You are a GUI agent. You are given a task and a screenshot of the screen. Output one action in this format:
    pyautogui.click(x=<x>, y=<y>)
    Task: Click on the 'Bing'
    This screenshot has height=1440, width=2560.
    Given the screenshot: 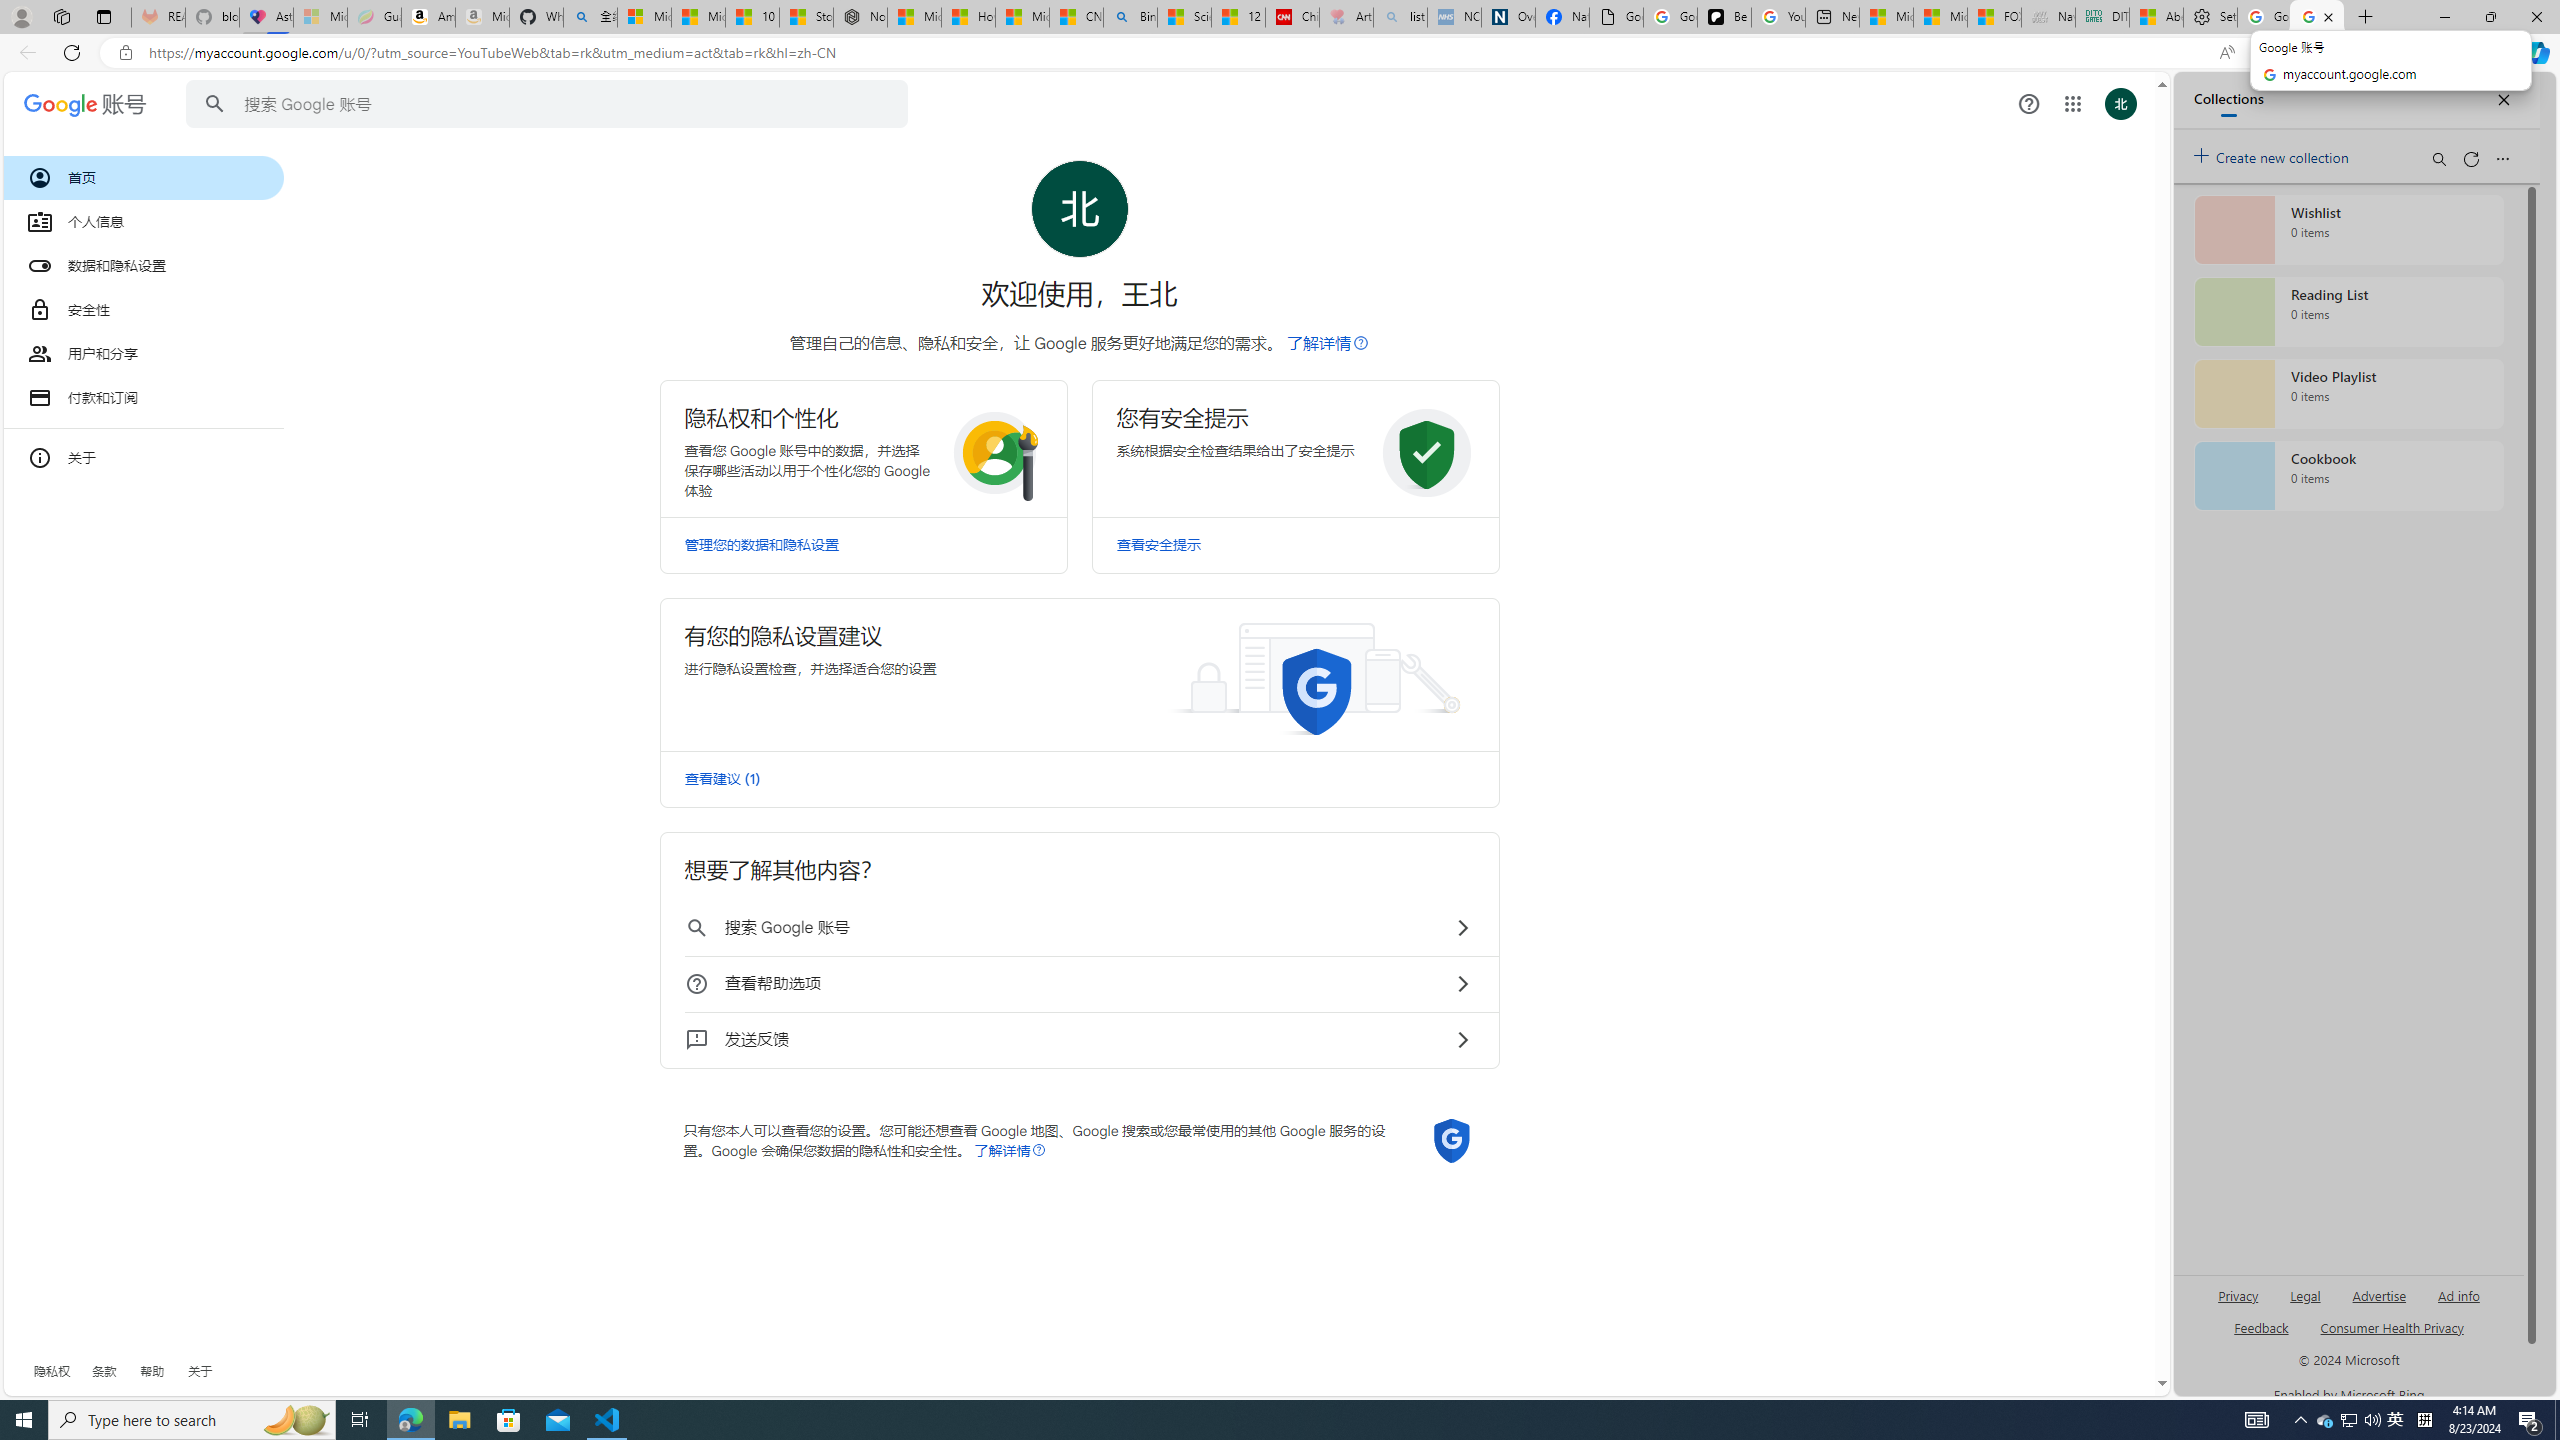 What is the action you would take?
    pyautogui.click(x=1129, y=16)
    